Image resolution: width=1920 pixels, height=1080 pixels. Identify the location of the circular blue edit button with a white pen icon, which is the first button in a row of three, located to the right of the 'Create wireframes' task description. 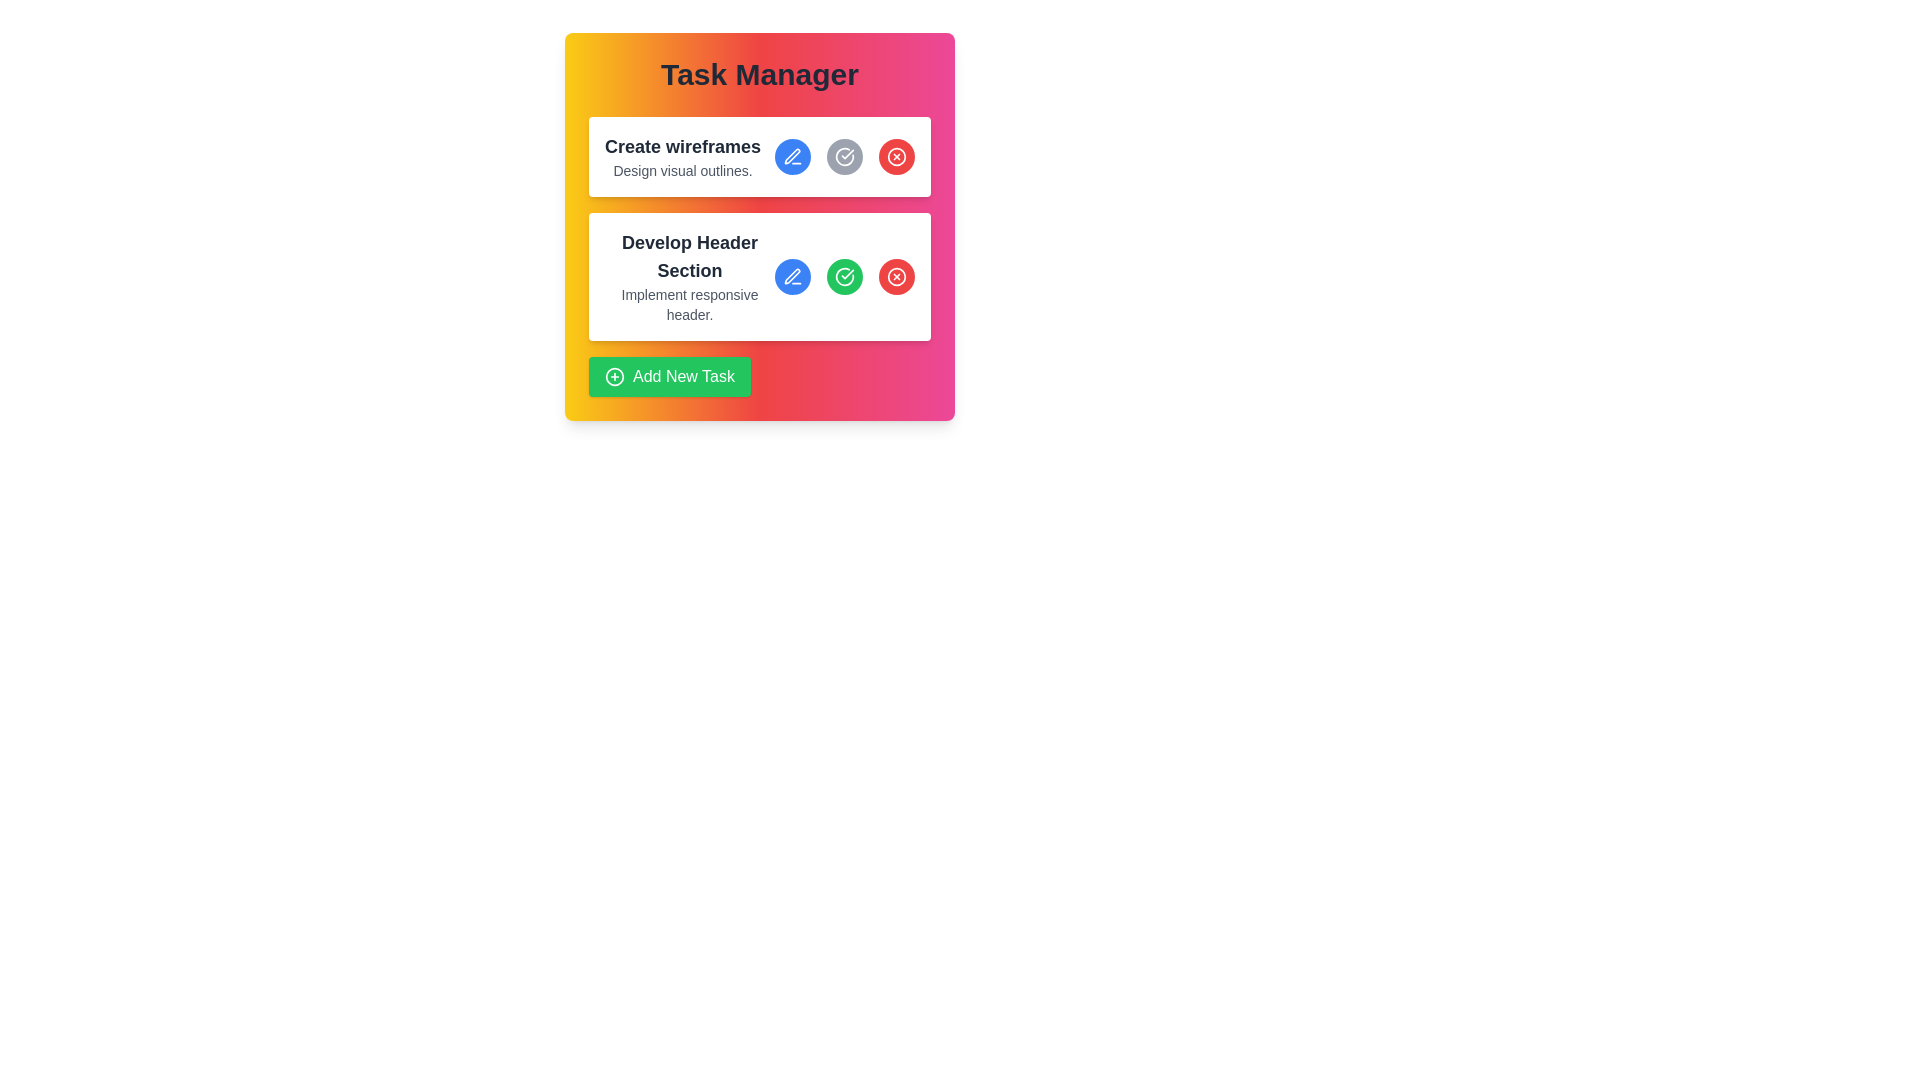
(791, 156).